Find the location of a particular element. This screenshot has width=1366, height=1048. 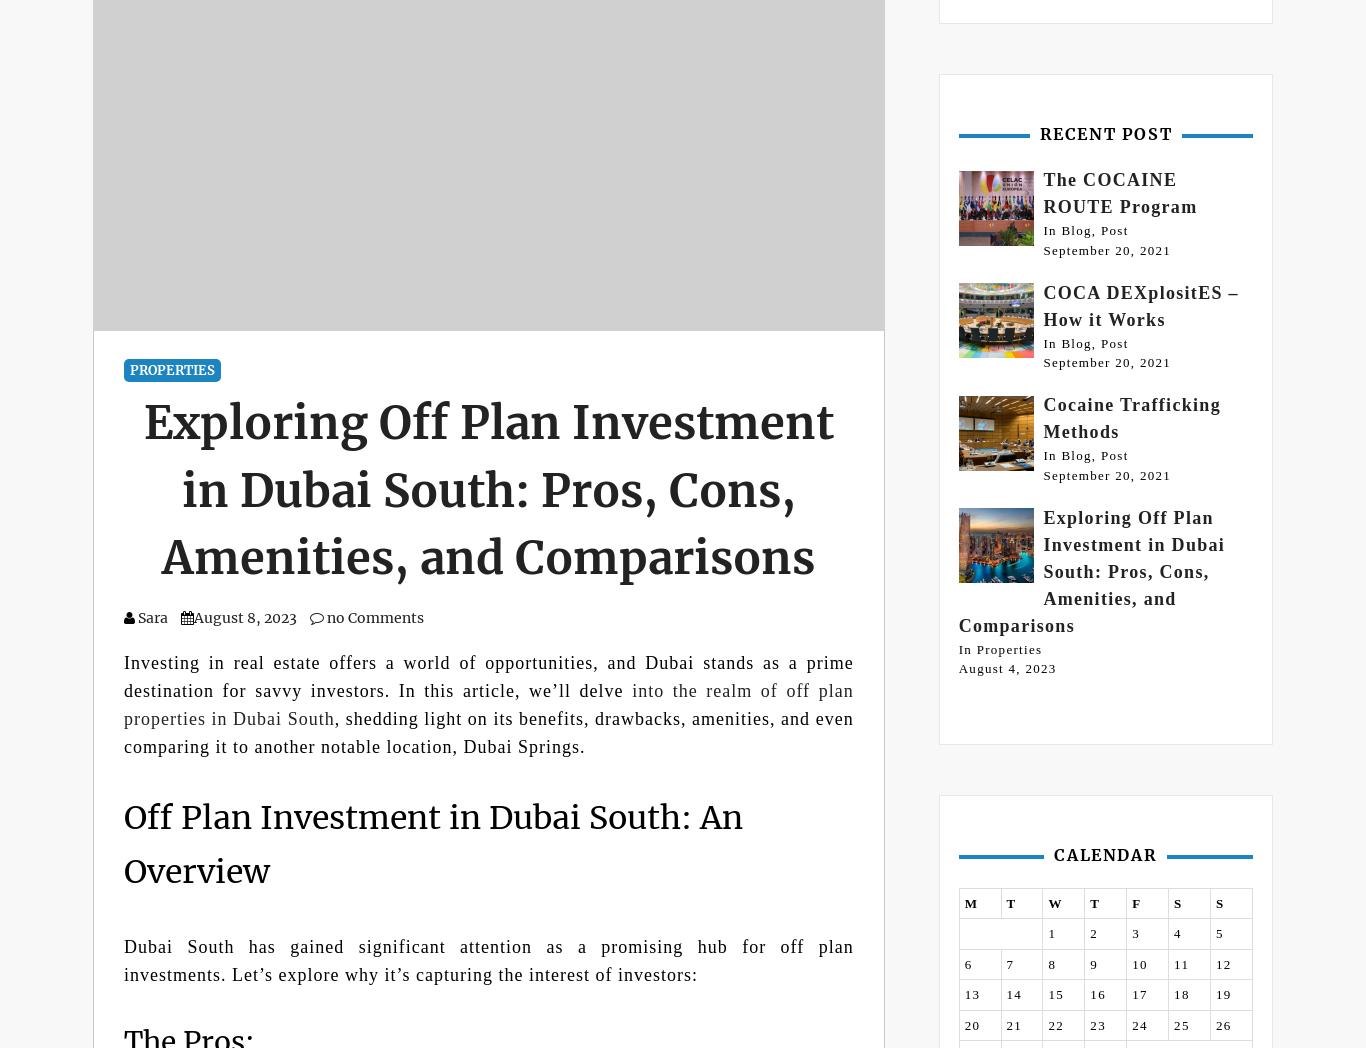

'9' is located at coordinates (1093, 962).